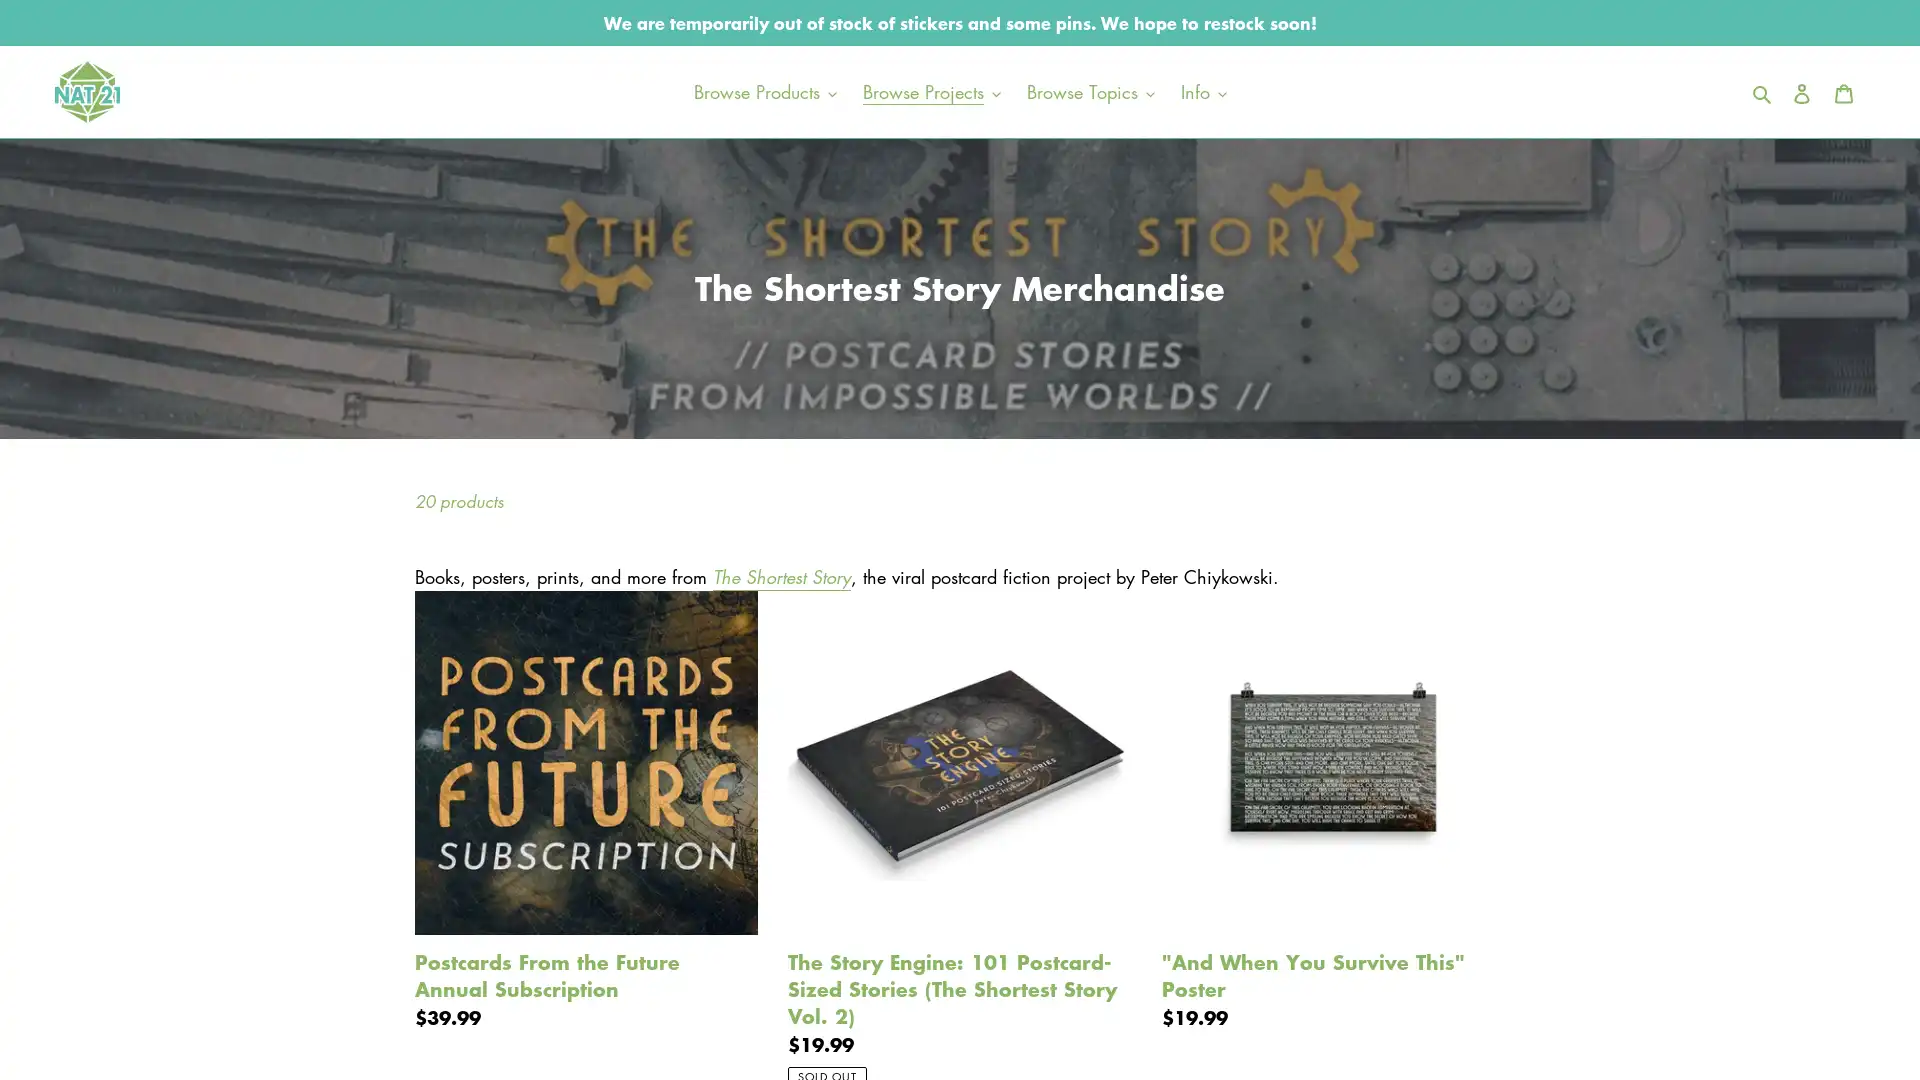  What do you see at coordinates (1202, 91) in the screenshot?
I see `Info` at bounding box center [1202, 91].